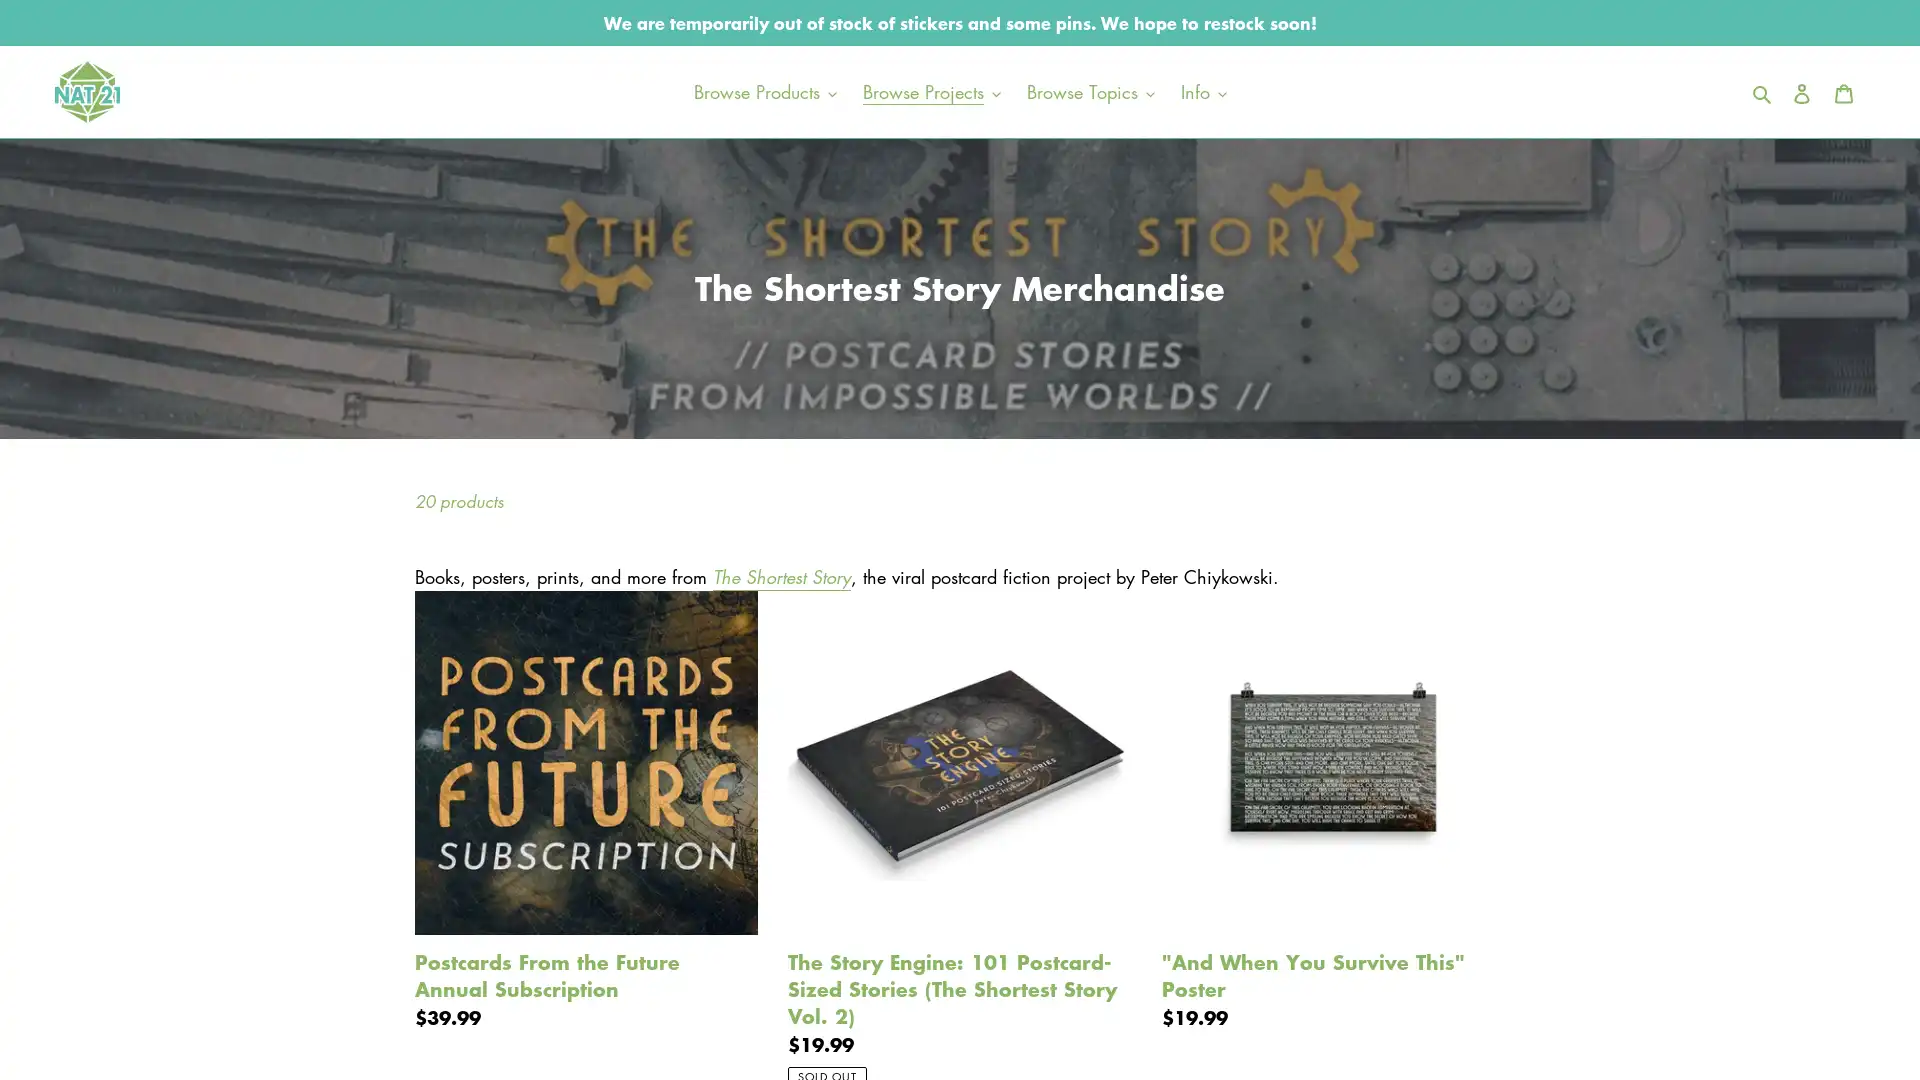  What do you see at coordinates (1202, 91) in the screenshot?
I see `Info` at bounding box center [1202, 91].